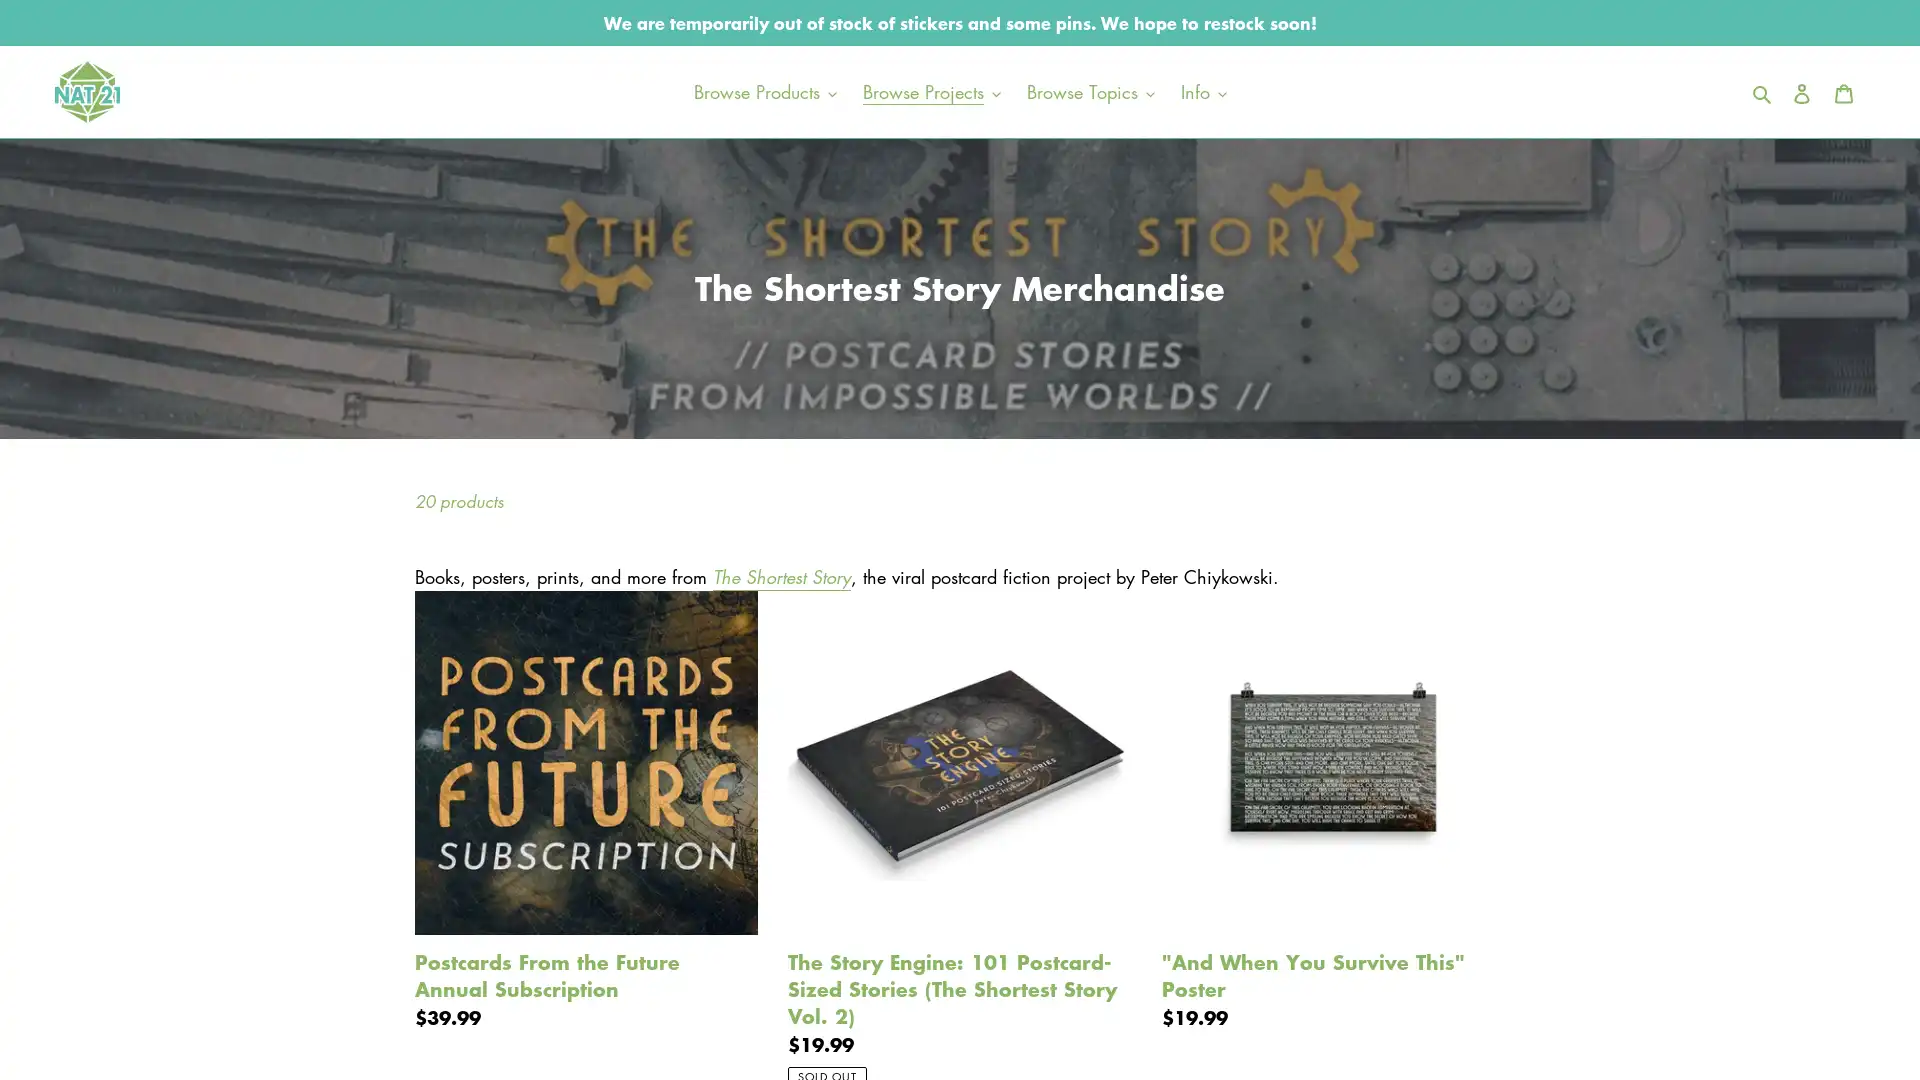  What do you see at coordinates (1202, 91) in the screenshot?
I see `Info` at bounding box center [1202, 91].